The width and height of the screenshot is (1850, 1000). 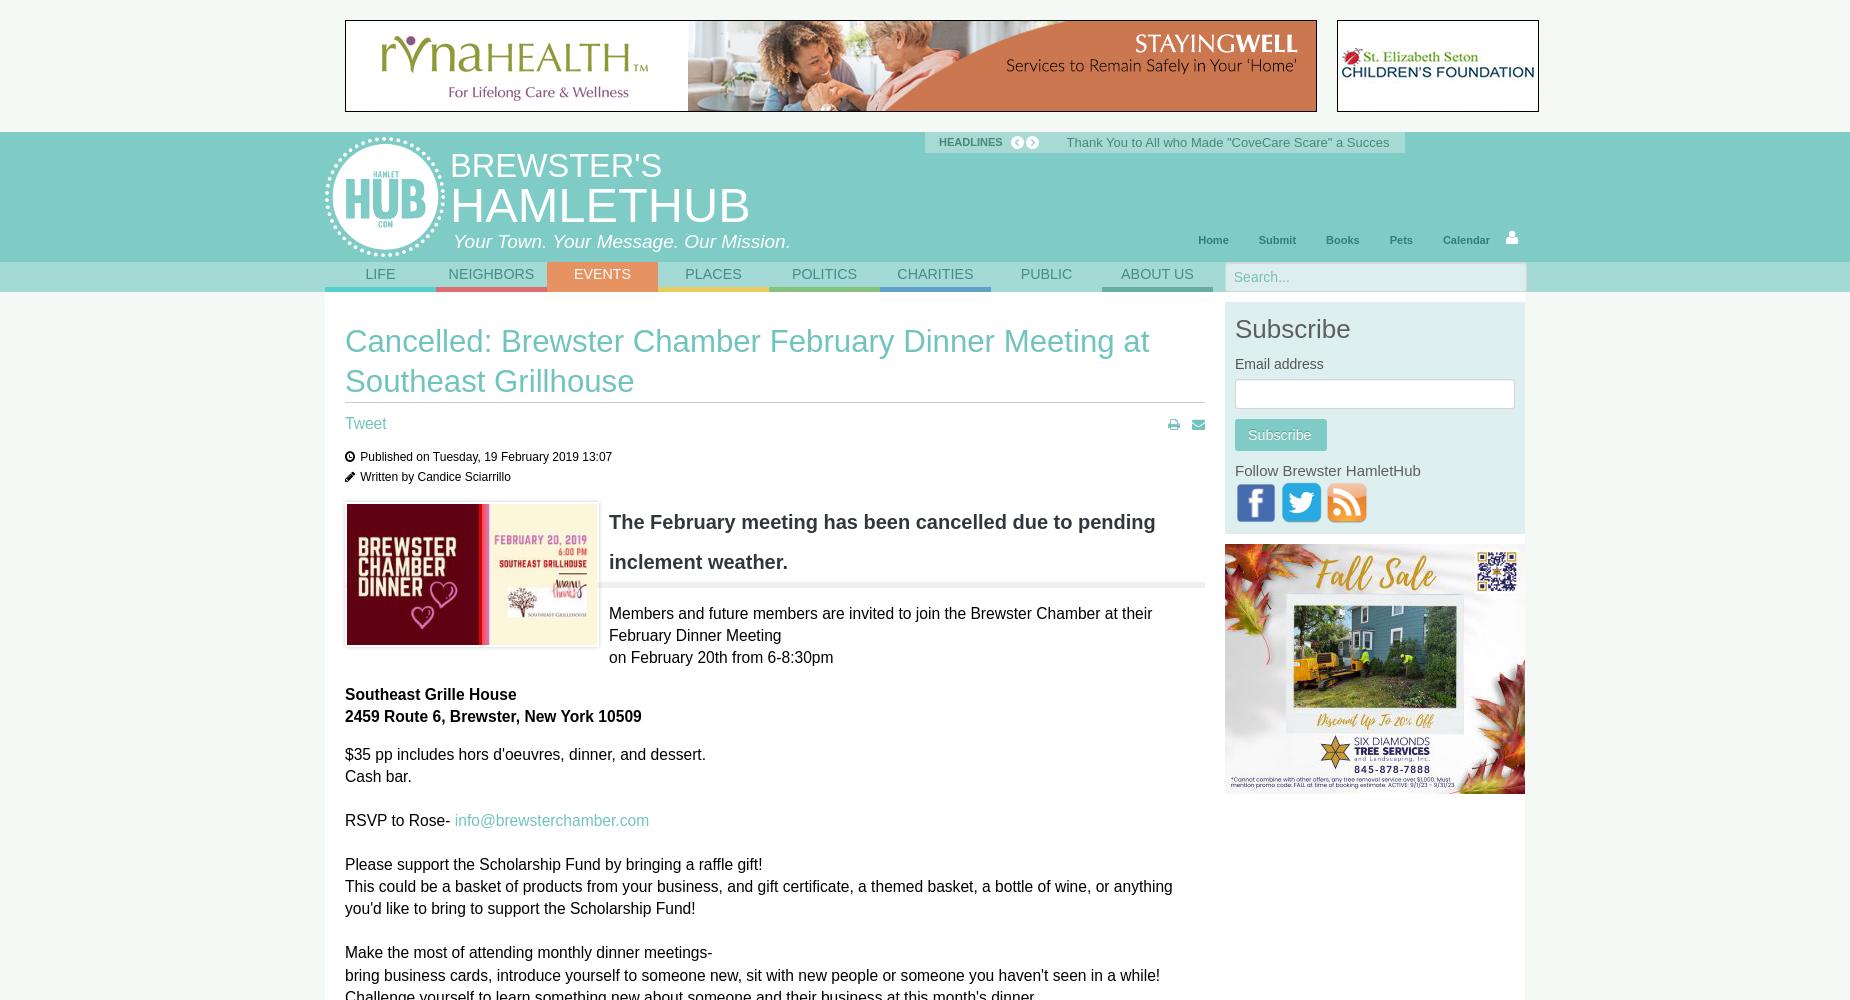 What do you see at coordinates (447, 274) in the screenshot?
I see `'Neighbors'` at bounding box center [447, 274].